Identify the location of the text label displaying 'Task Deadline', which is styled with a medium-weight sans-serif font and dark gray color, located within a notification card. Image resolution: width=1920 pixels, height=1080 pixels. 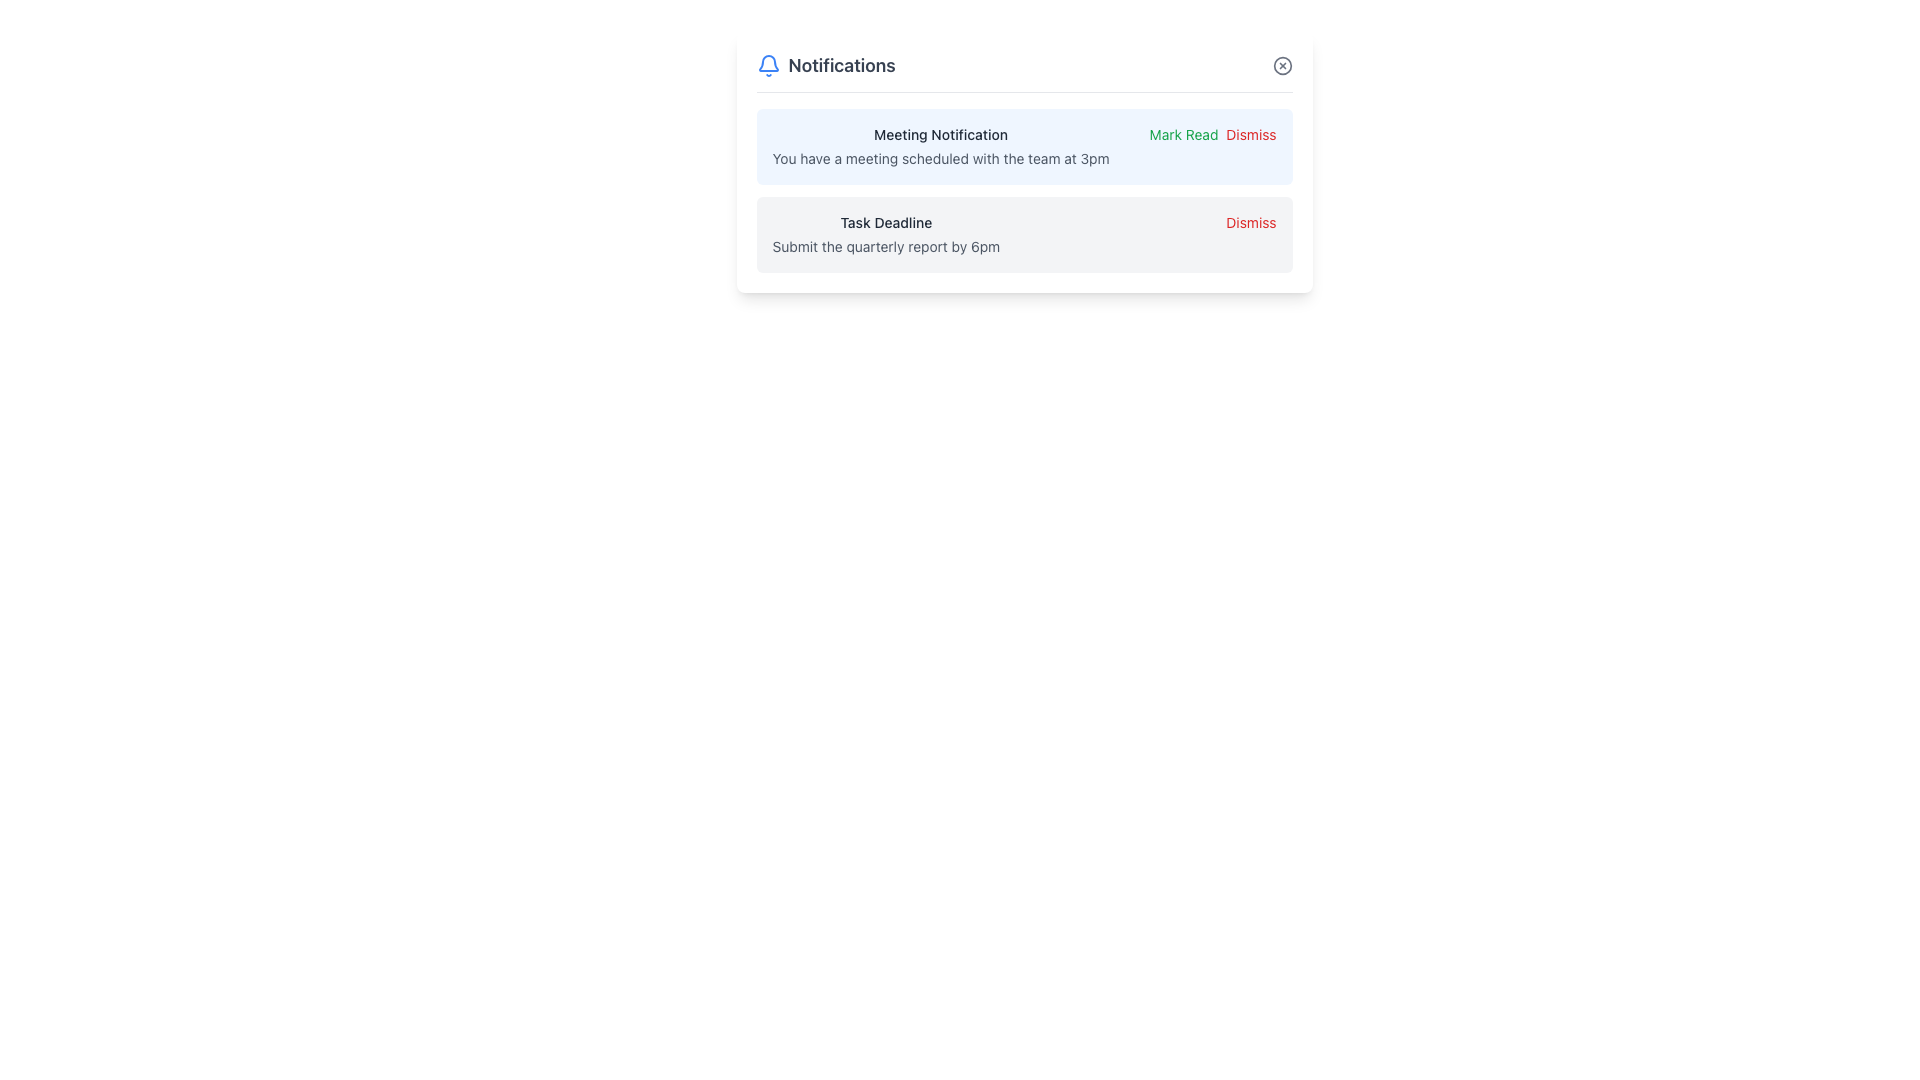
(885, 223).